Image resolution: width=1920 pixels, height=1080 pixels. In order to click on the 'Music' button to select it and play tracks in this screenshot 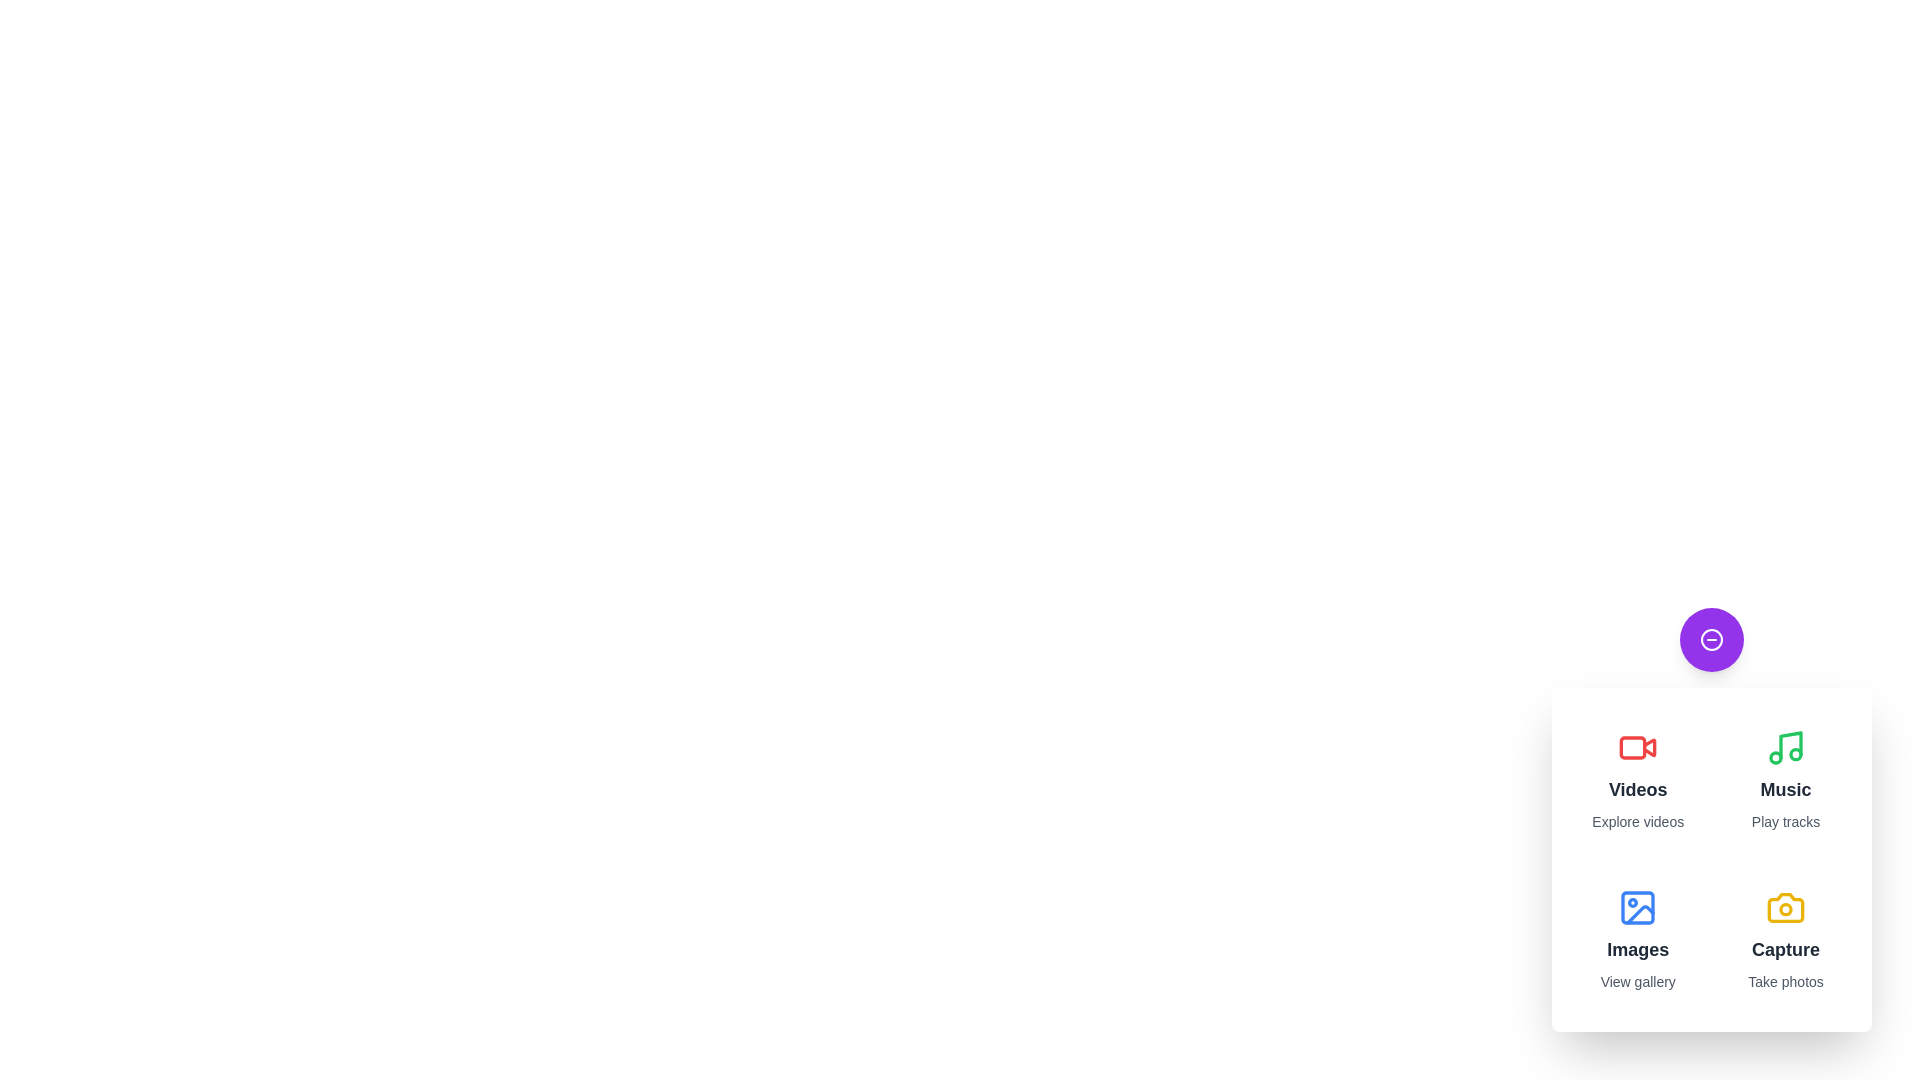, I will do `click(1785, 778)`.